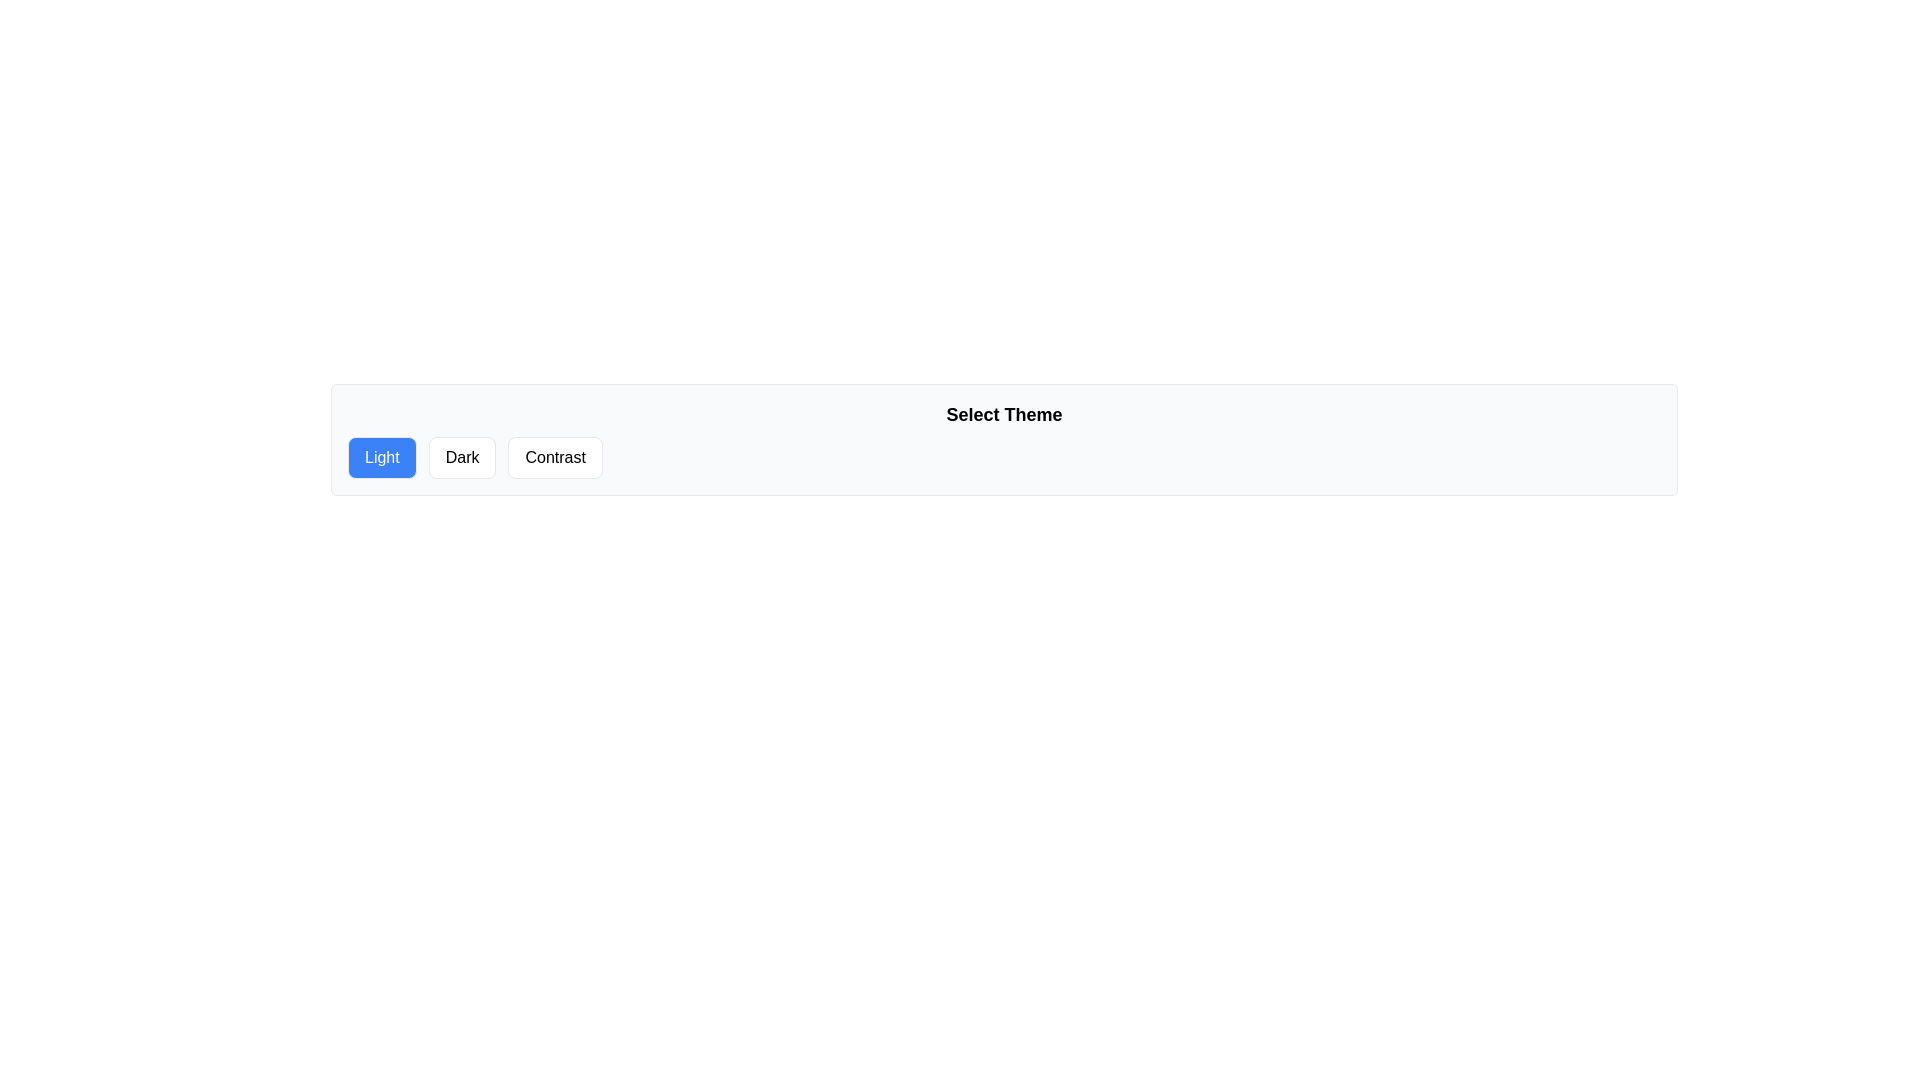  What do you see at coordinates (555, 458) in the screenshot?
I see `the 'Contrast' button, which is a rectangular button with rounded corners displaying the label 'Contrast' in black text` at bounding box center [555, 458].